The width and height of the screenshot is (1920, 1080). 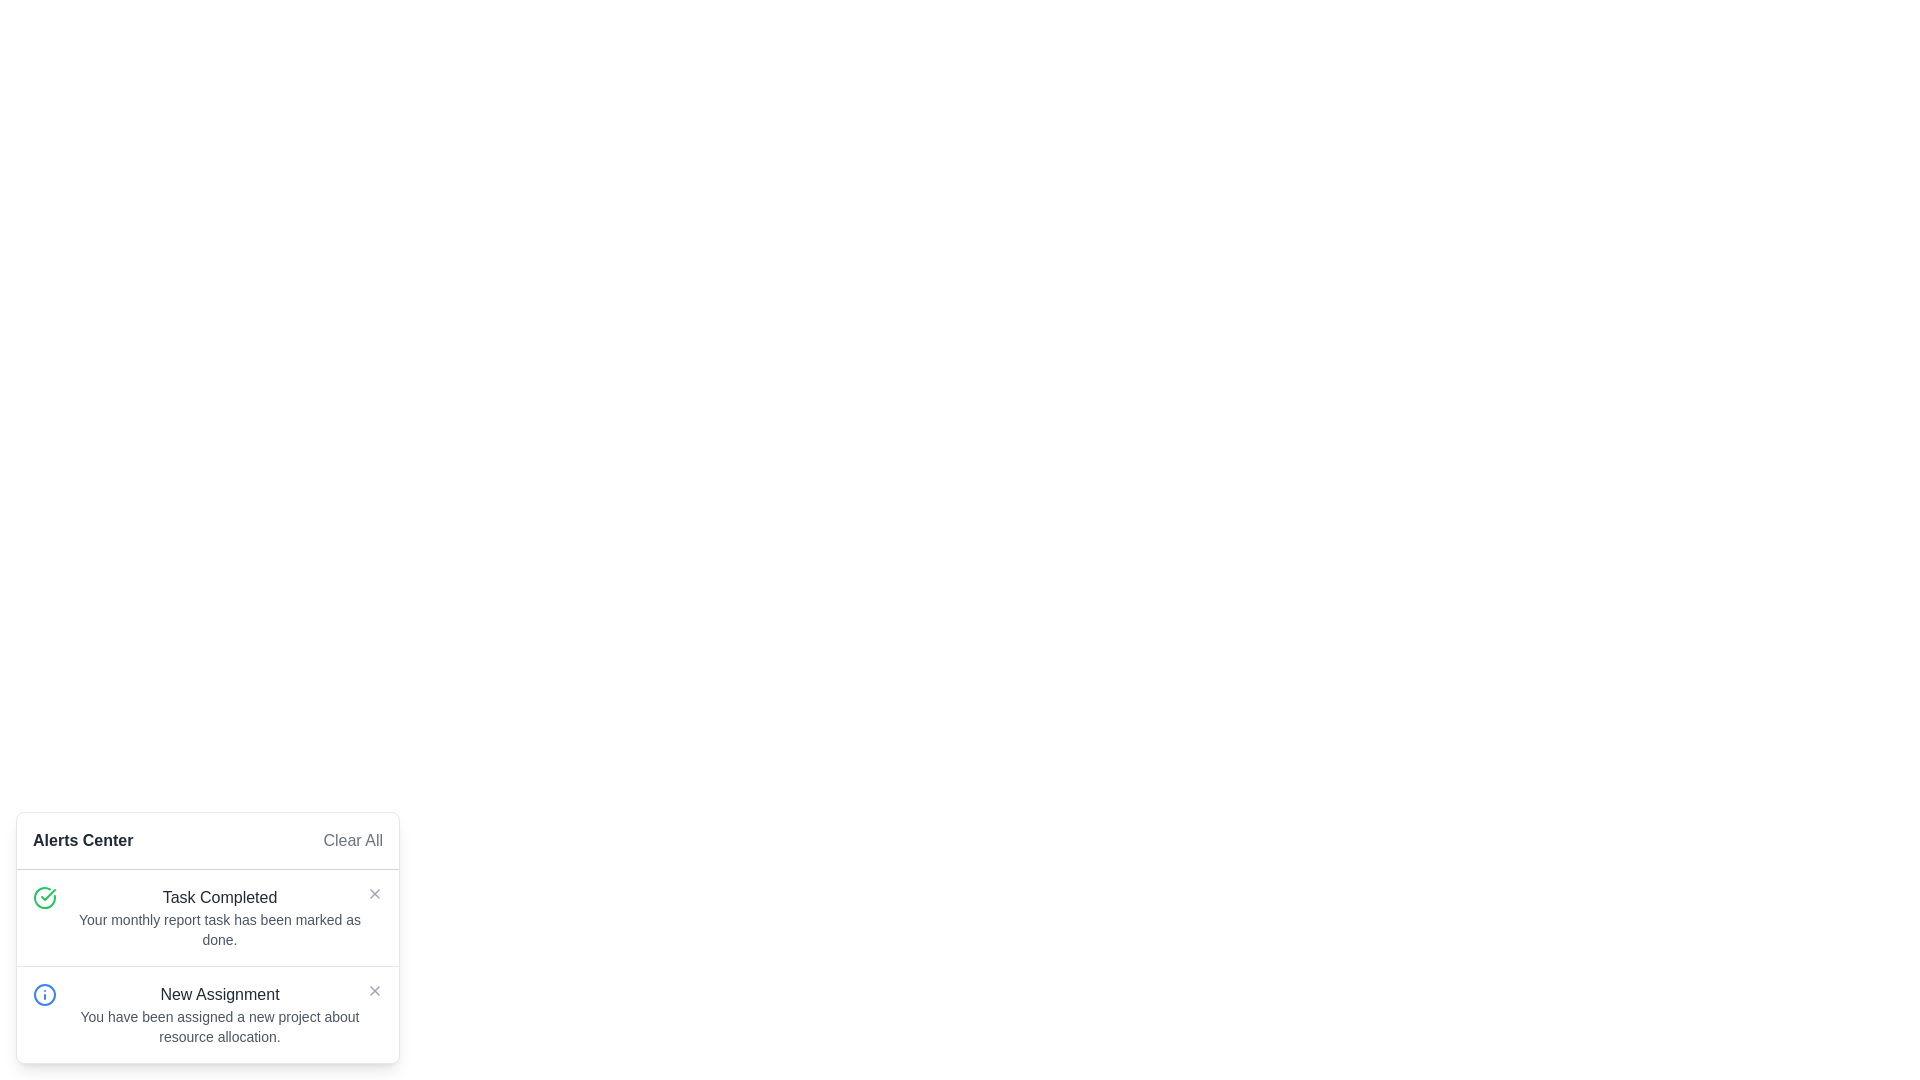 I want to click on the 'New Assignment' notification item to copy or select the text, so click(x=207, y=1014).